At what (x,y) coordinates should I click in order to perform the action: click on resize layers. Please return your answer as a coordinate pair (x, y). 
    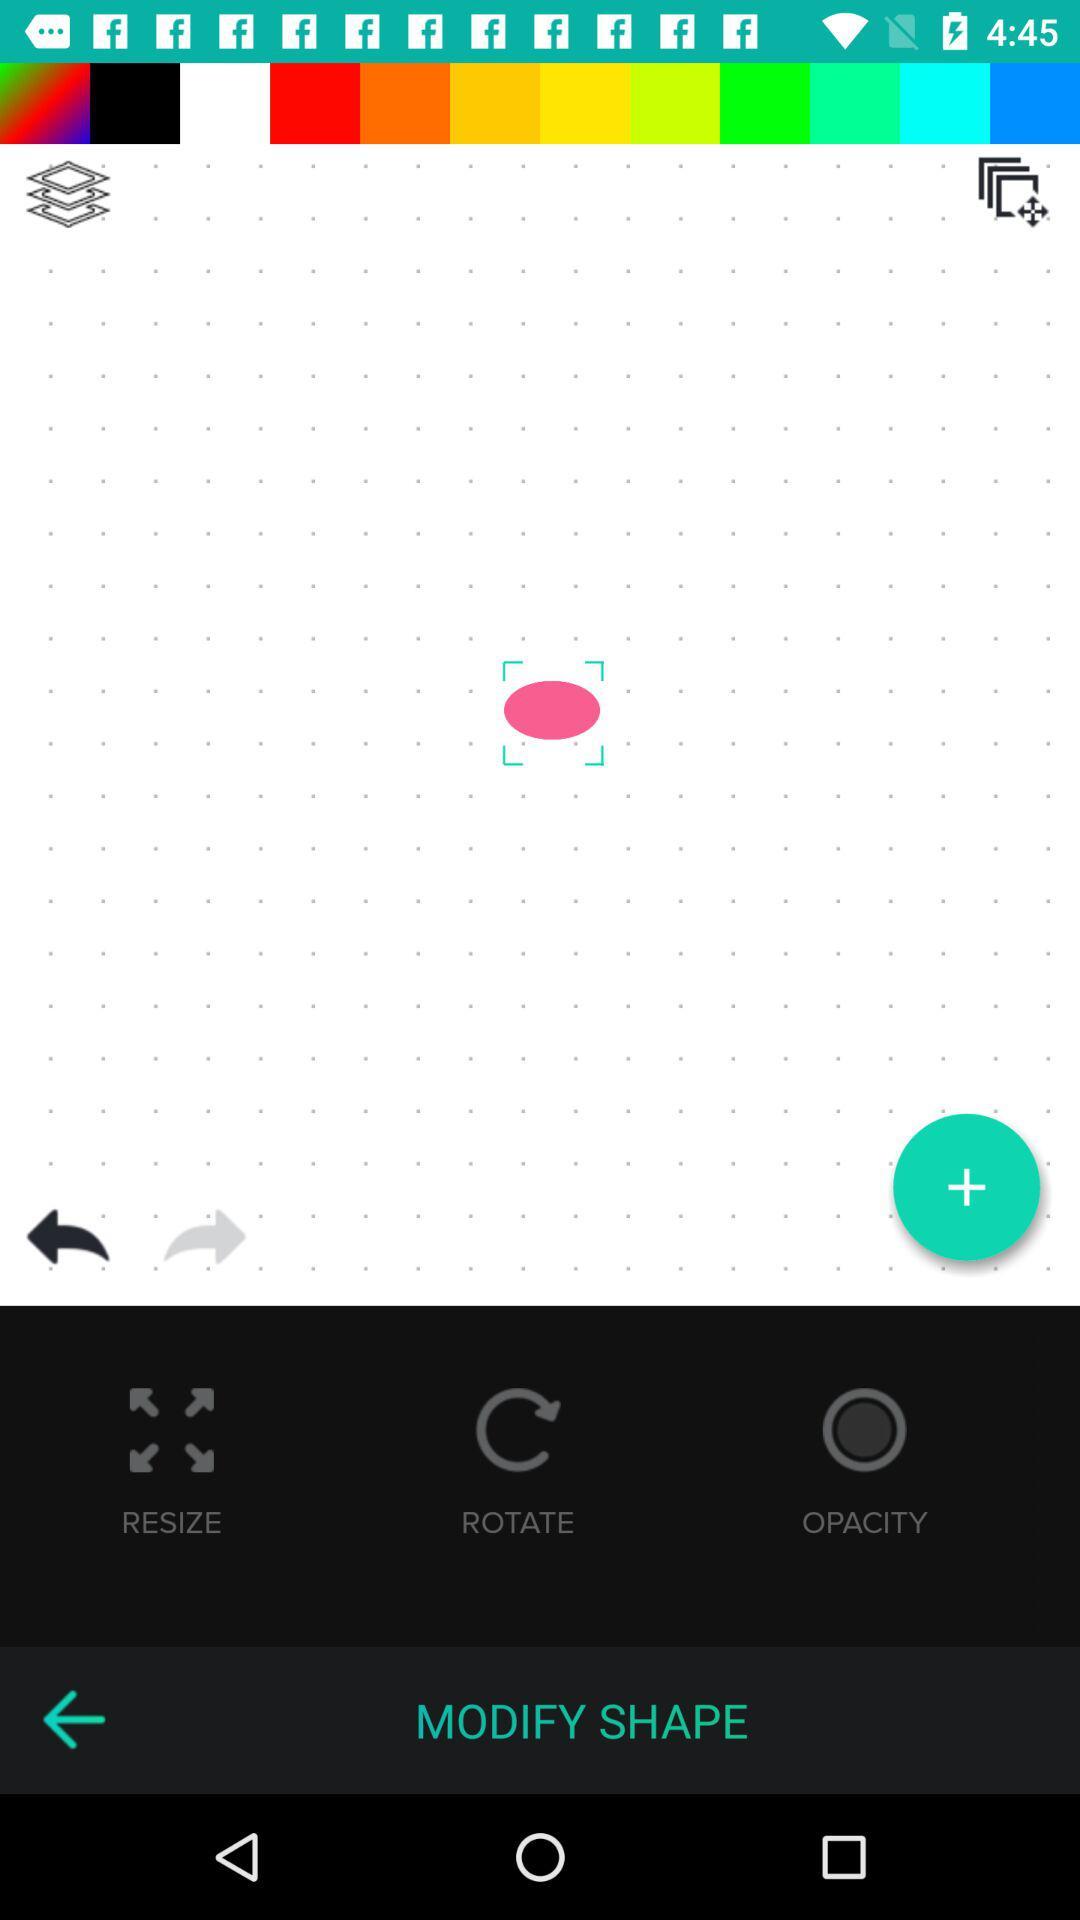
    Looking at the image, I should click on (1013, 192).